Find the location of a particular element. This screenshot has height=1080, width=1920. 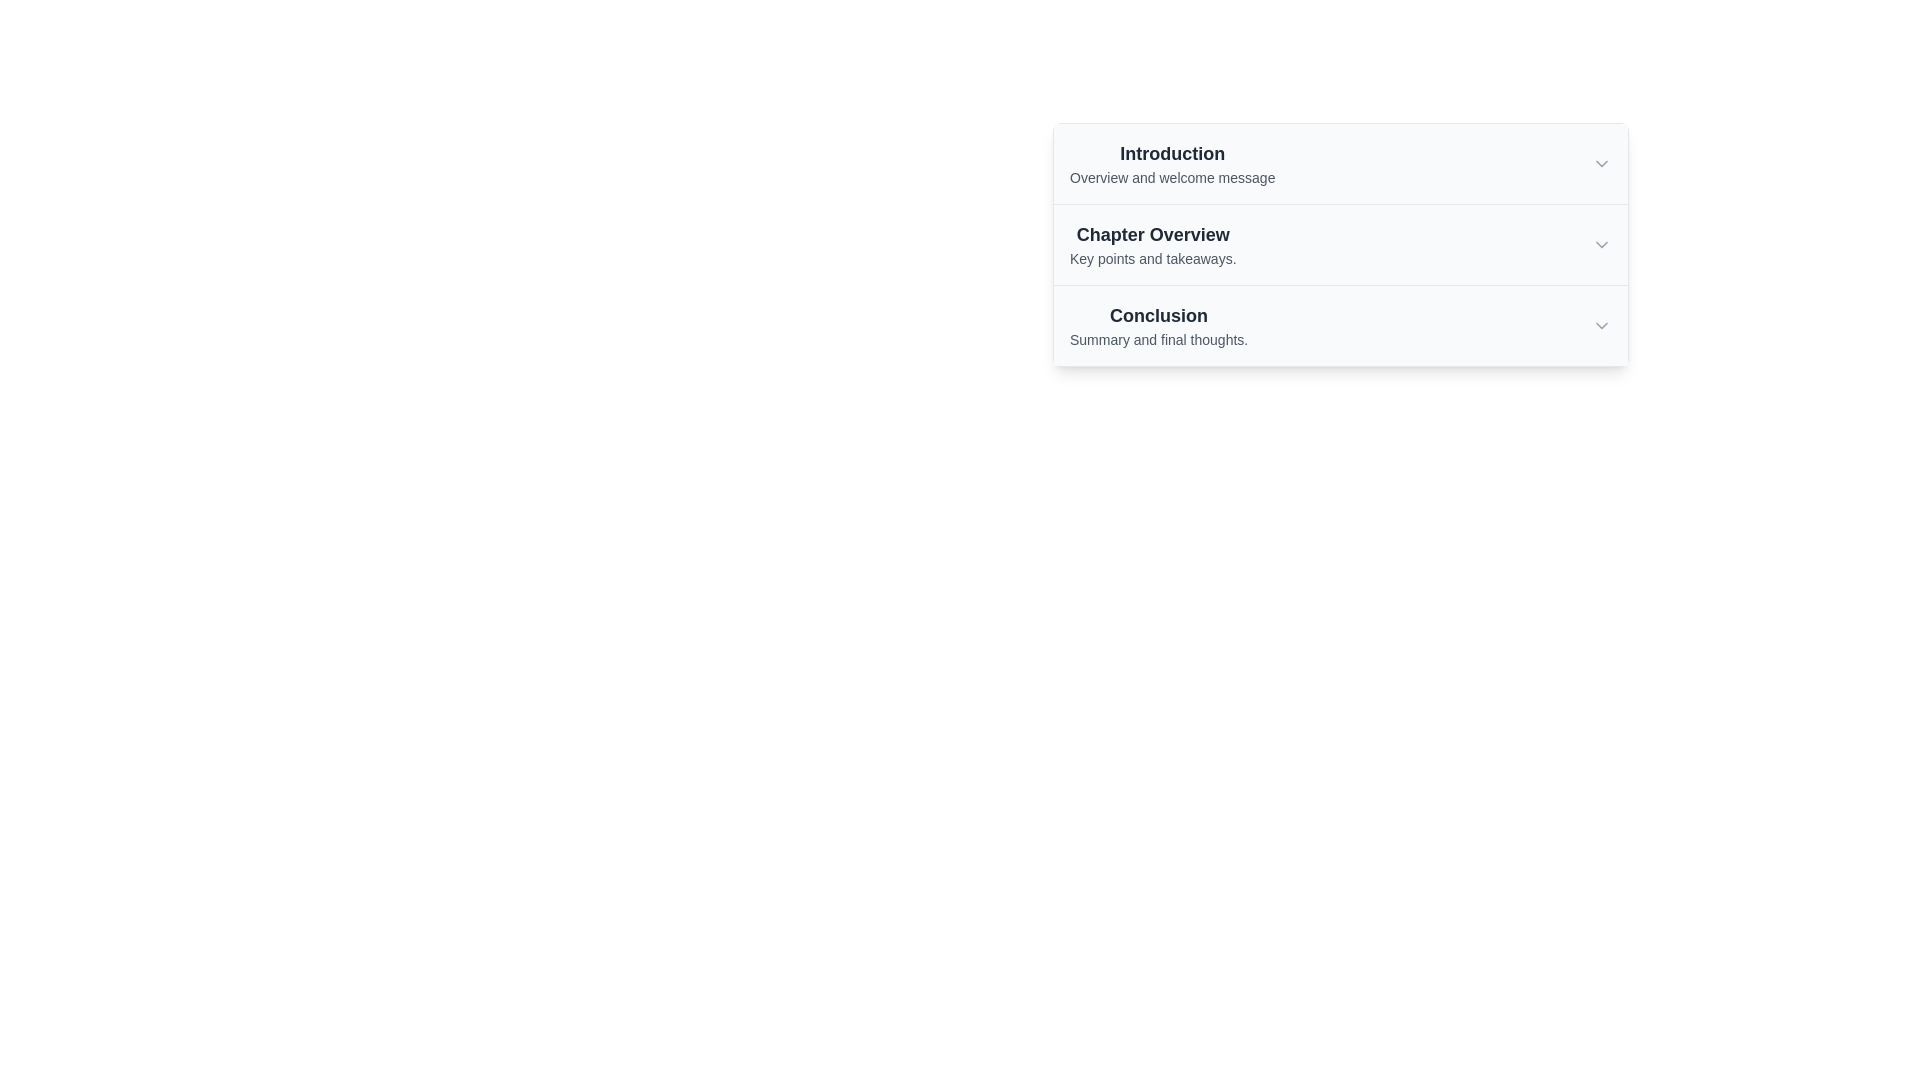

the third downward-facing chevron icon located in the 'Conclusion' section to receive a visual indication of interactivity is located at coordinates (1602, 325).